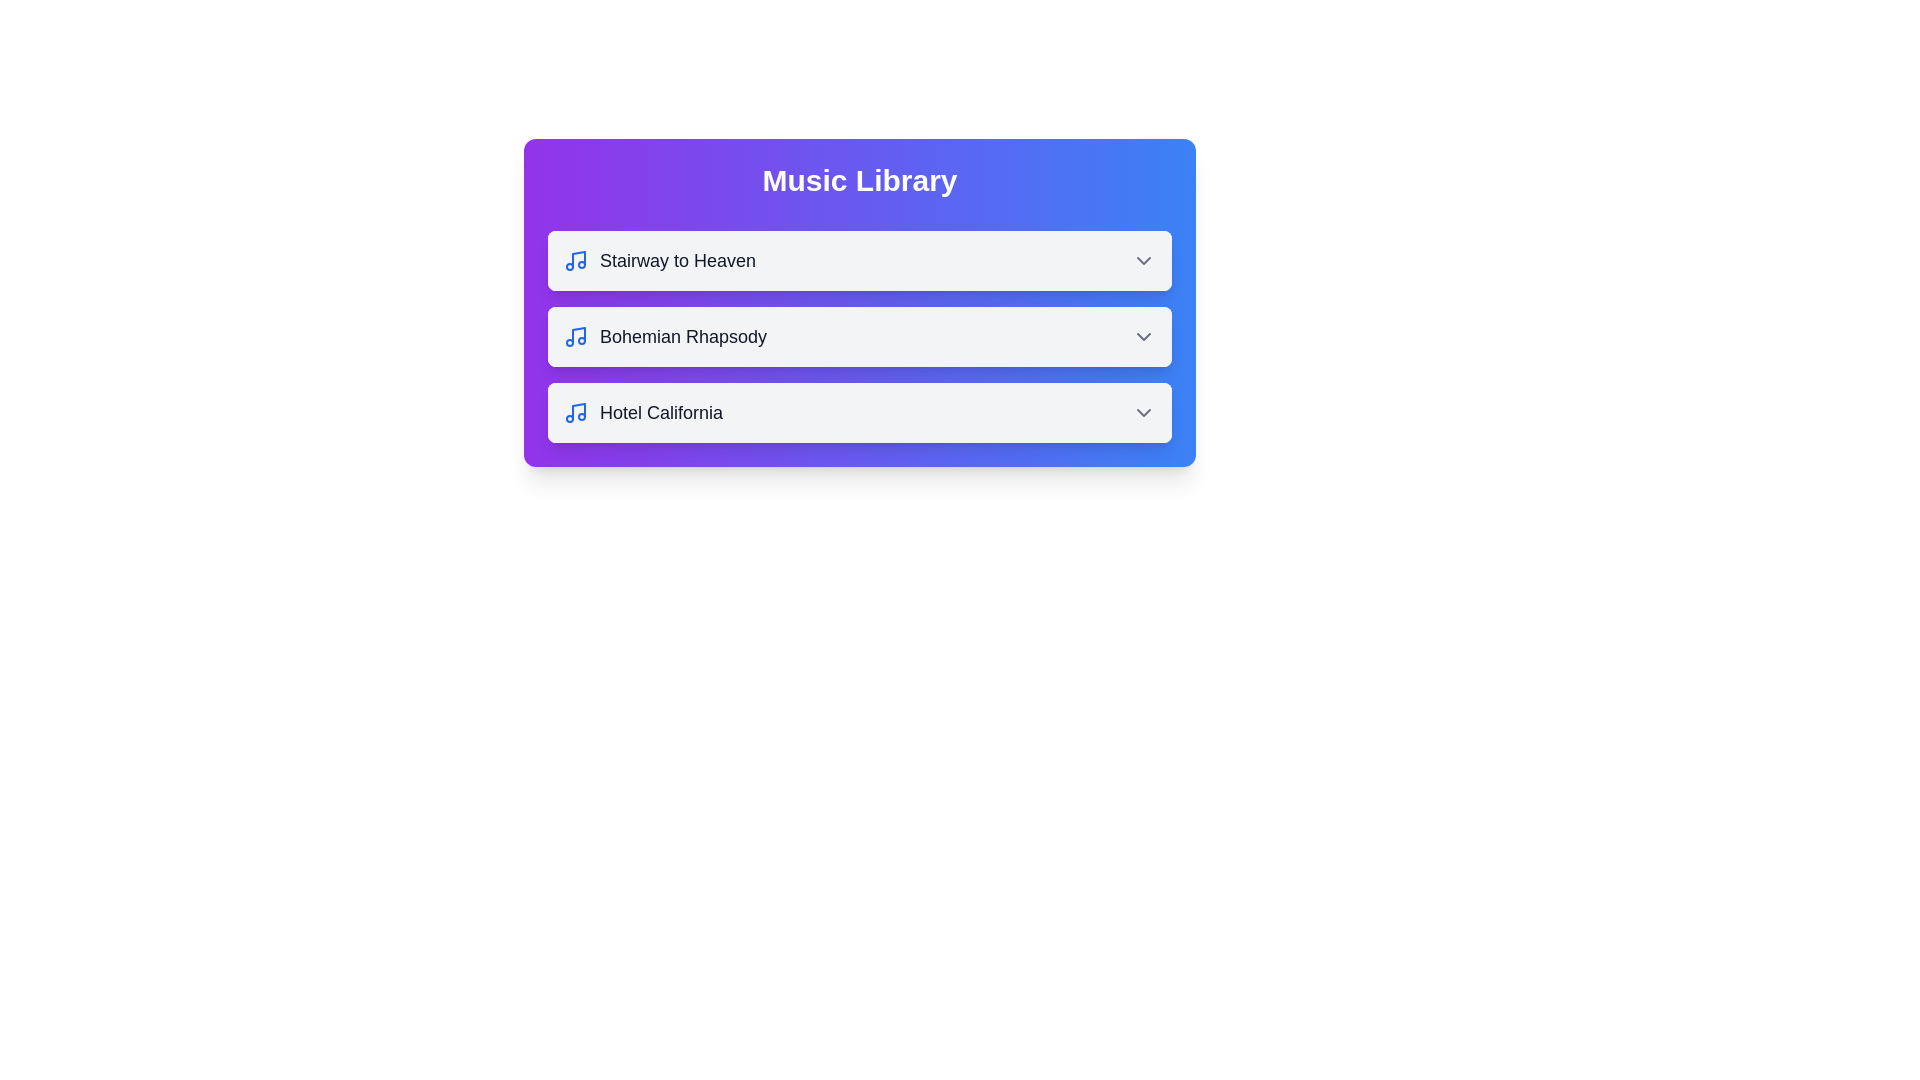  Describe the element at coordinates (859, 335) in the screenshot. I see `the 'Bohemian Rhapsody' list item with dropdown` at that location.